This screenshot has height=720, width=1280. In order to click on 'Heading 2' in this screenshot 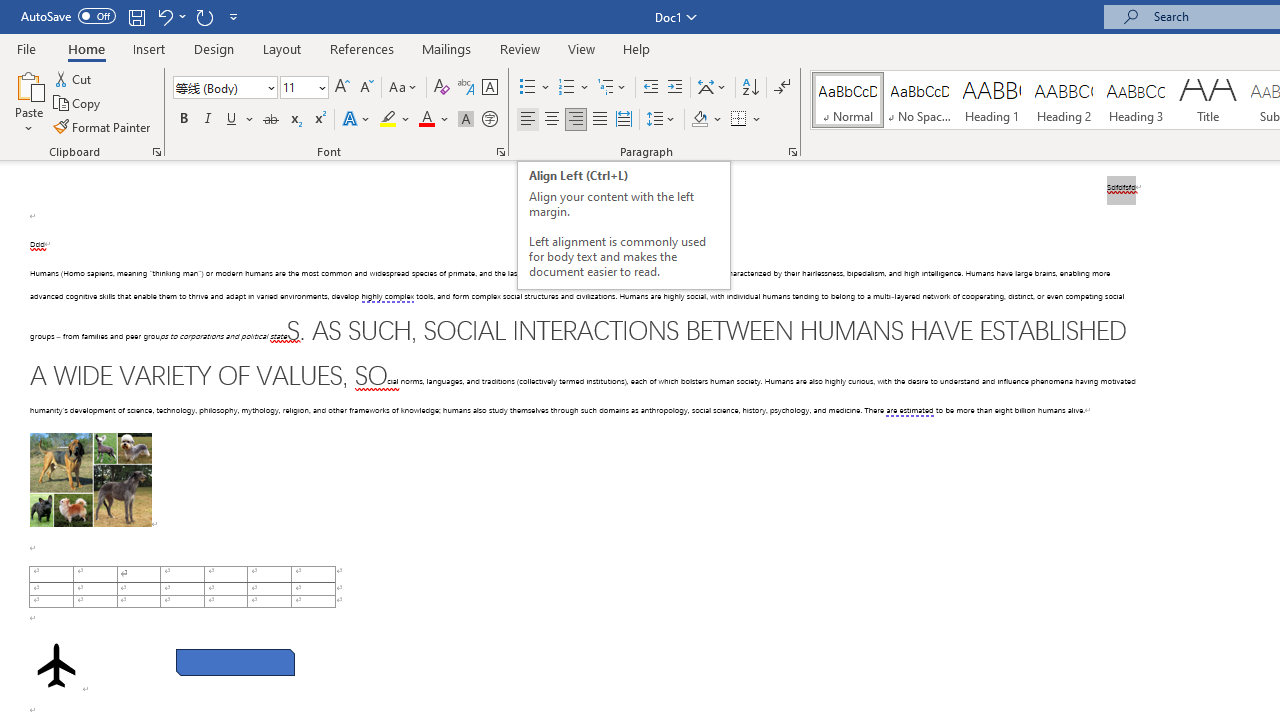, I will do `click(1062, 100)`.